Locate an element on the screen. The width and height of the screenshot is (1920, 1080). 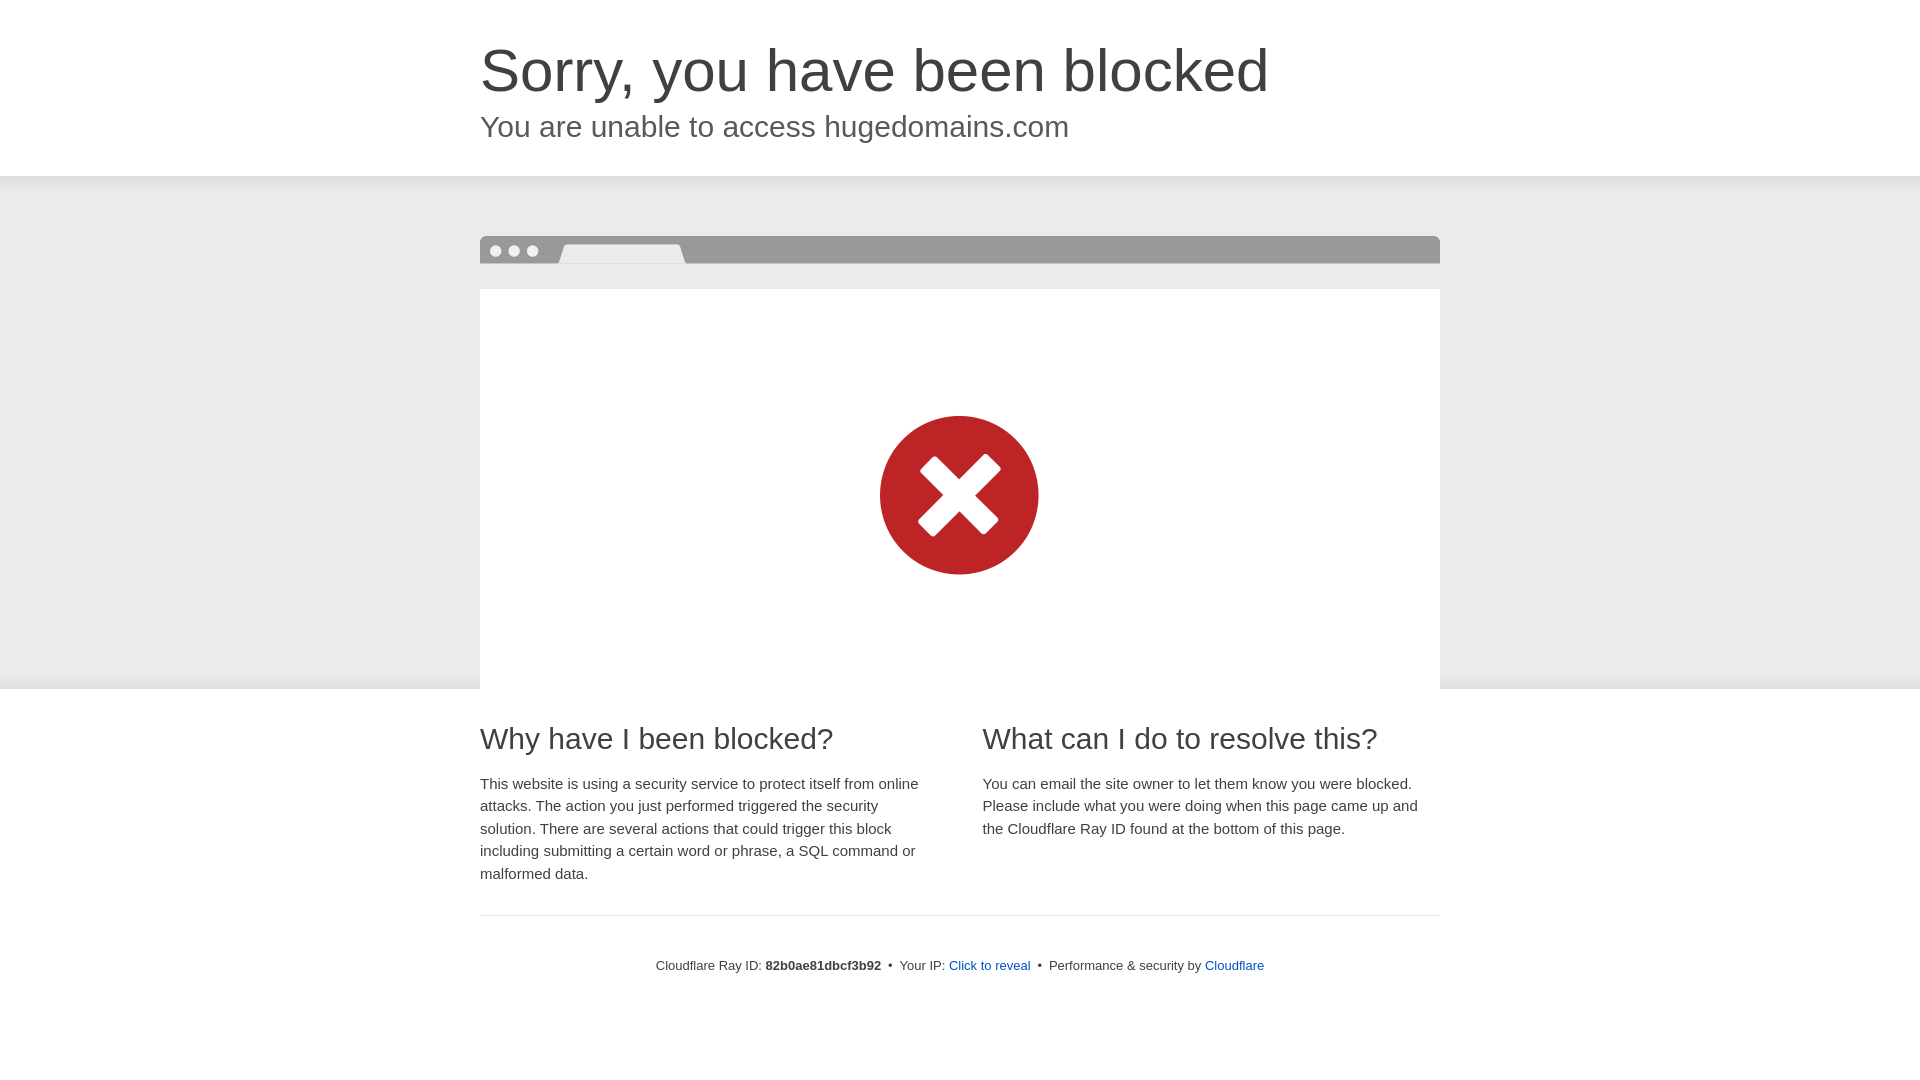
'Cloudflare' is located at coordinates (1203, 964).